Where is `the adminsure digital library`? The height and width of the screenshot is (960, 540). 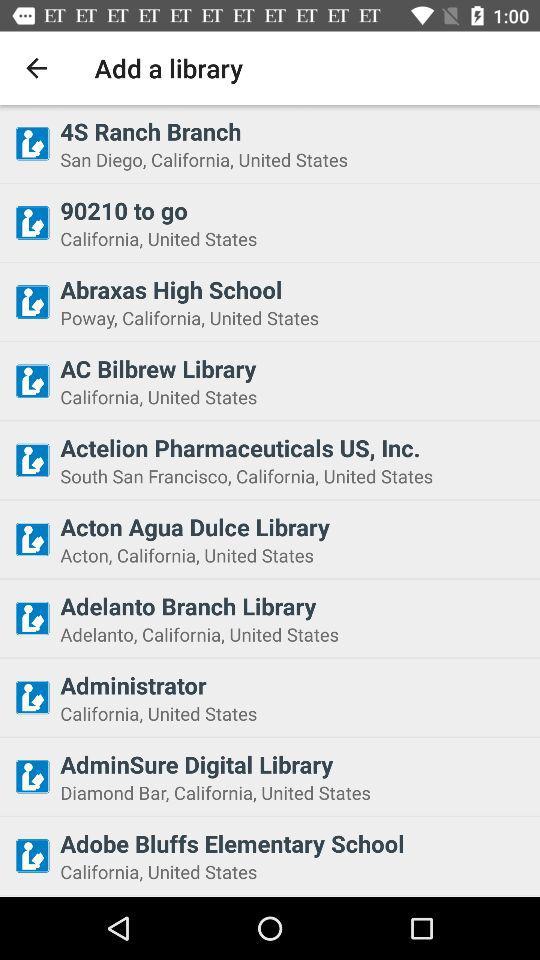
the adminsure digital library is located at coordinates (293, 763).